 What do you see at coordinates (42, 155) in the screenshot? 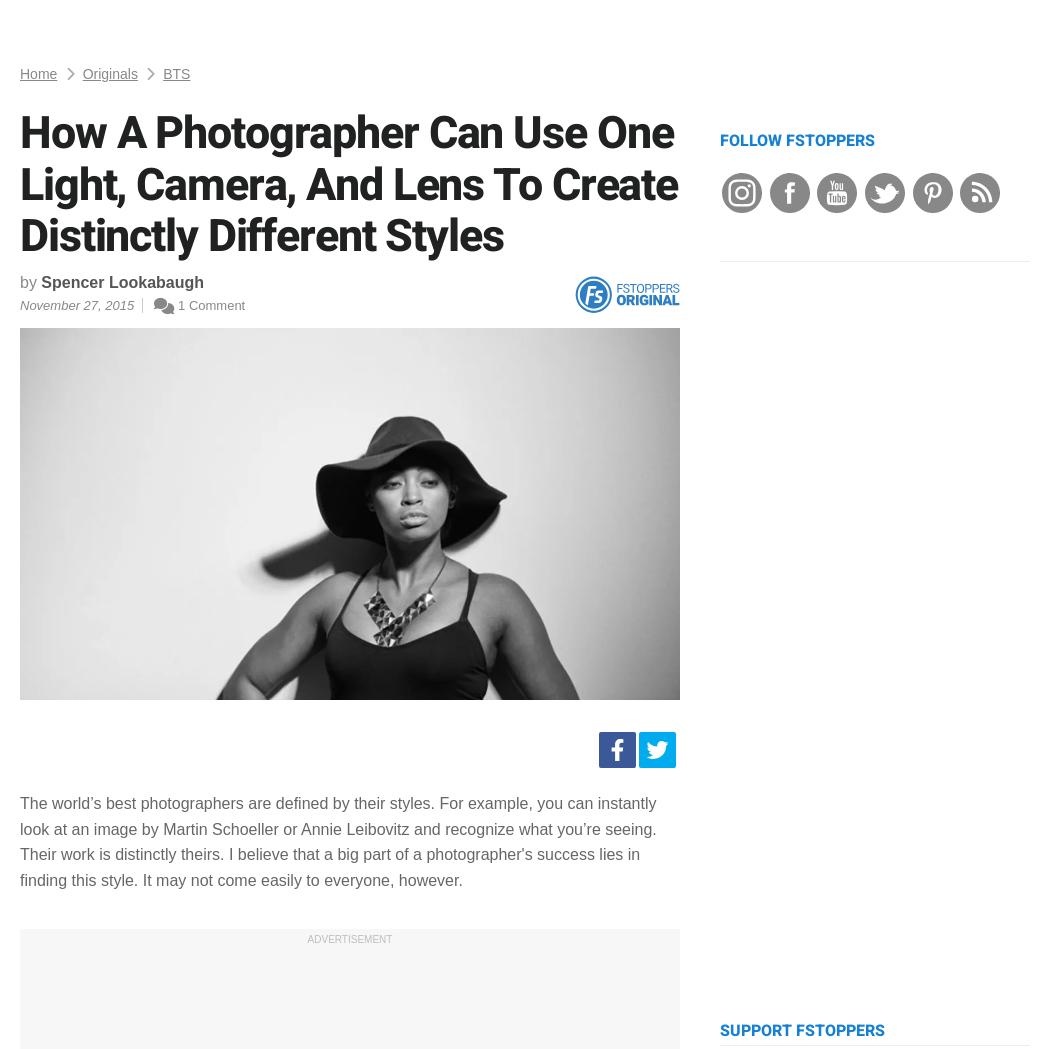
I see `'Topics:'` at bounding box center [42, 155].